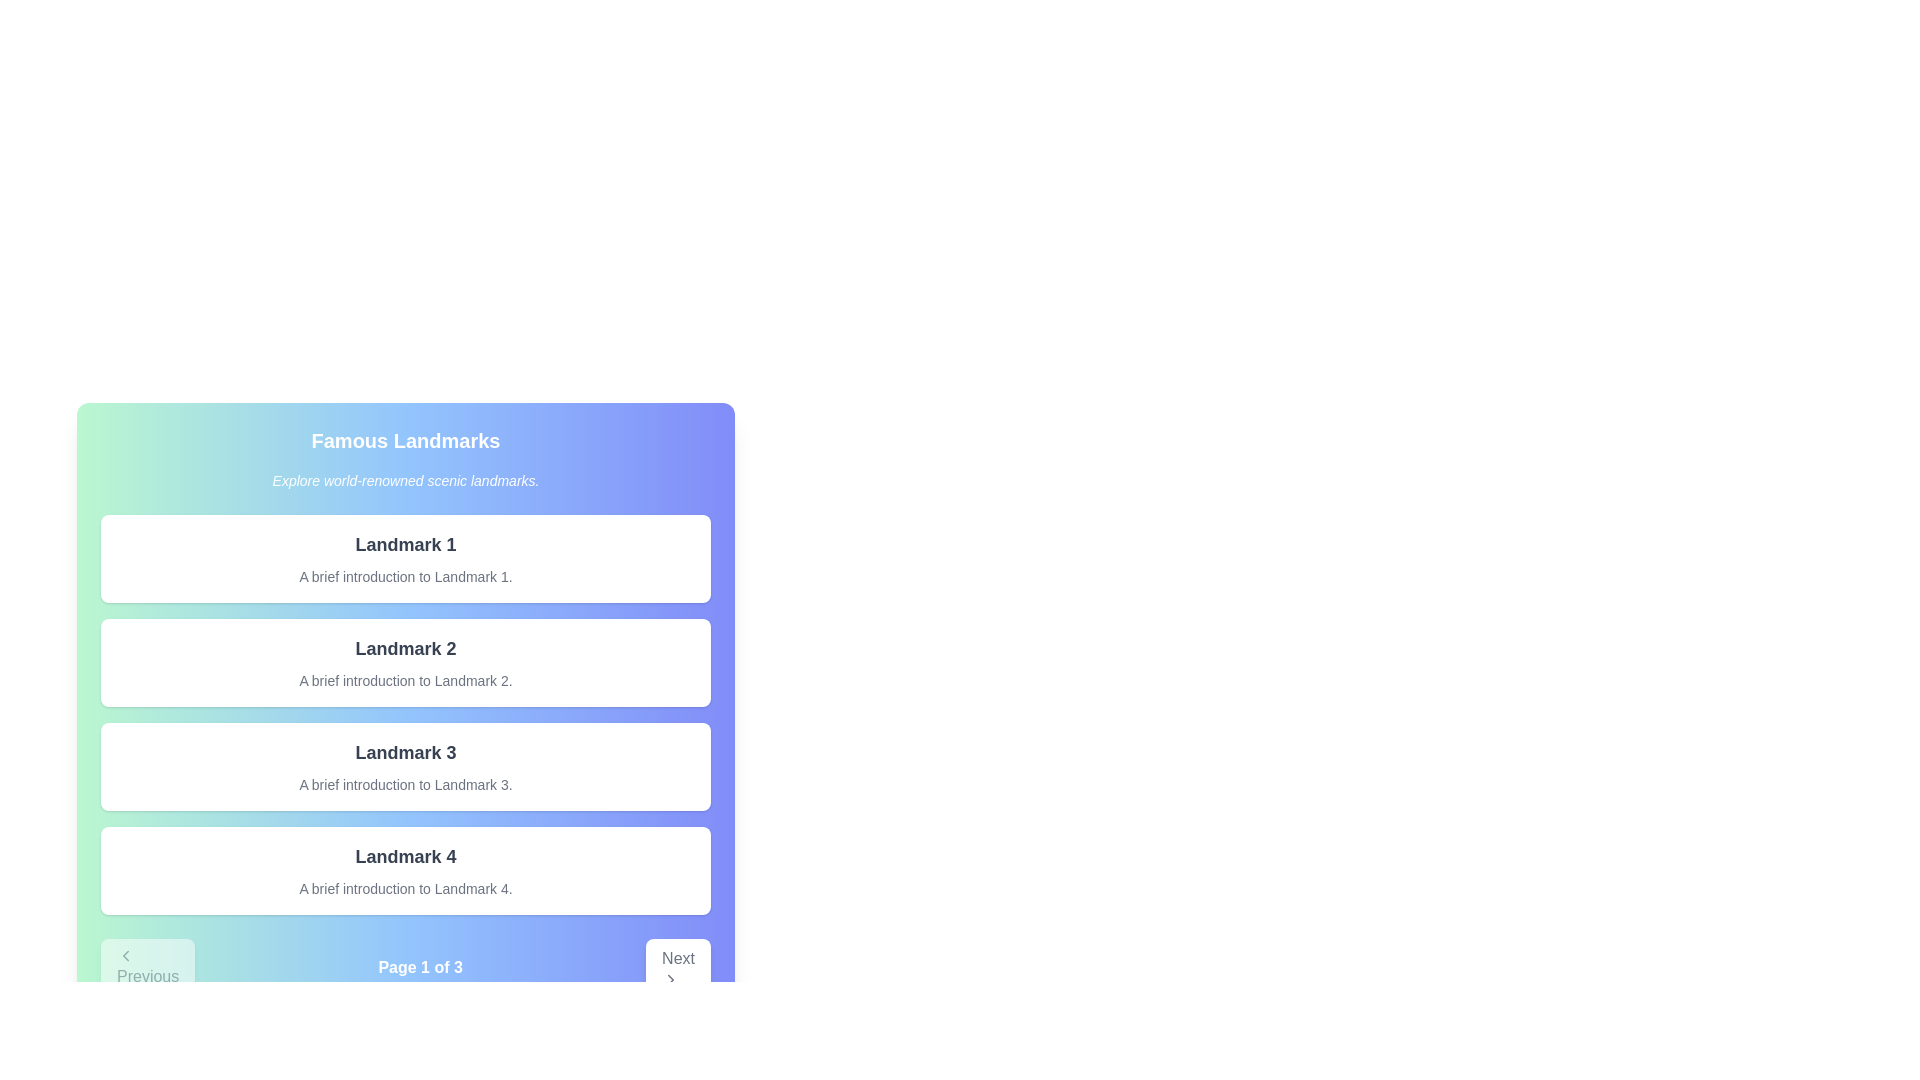 The width and height of the screenshot is (1920, 1080). I want to click on the text block reading 'A brief introduction to Landmark 1.' styled in gray color, located beneath the heading 'Landmark 1.', so click(405, 577).